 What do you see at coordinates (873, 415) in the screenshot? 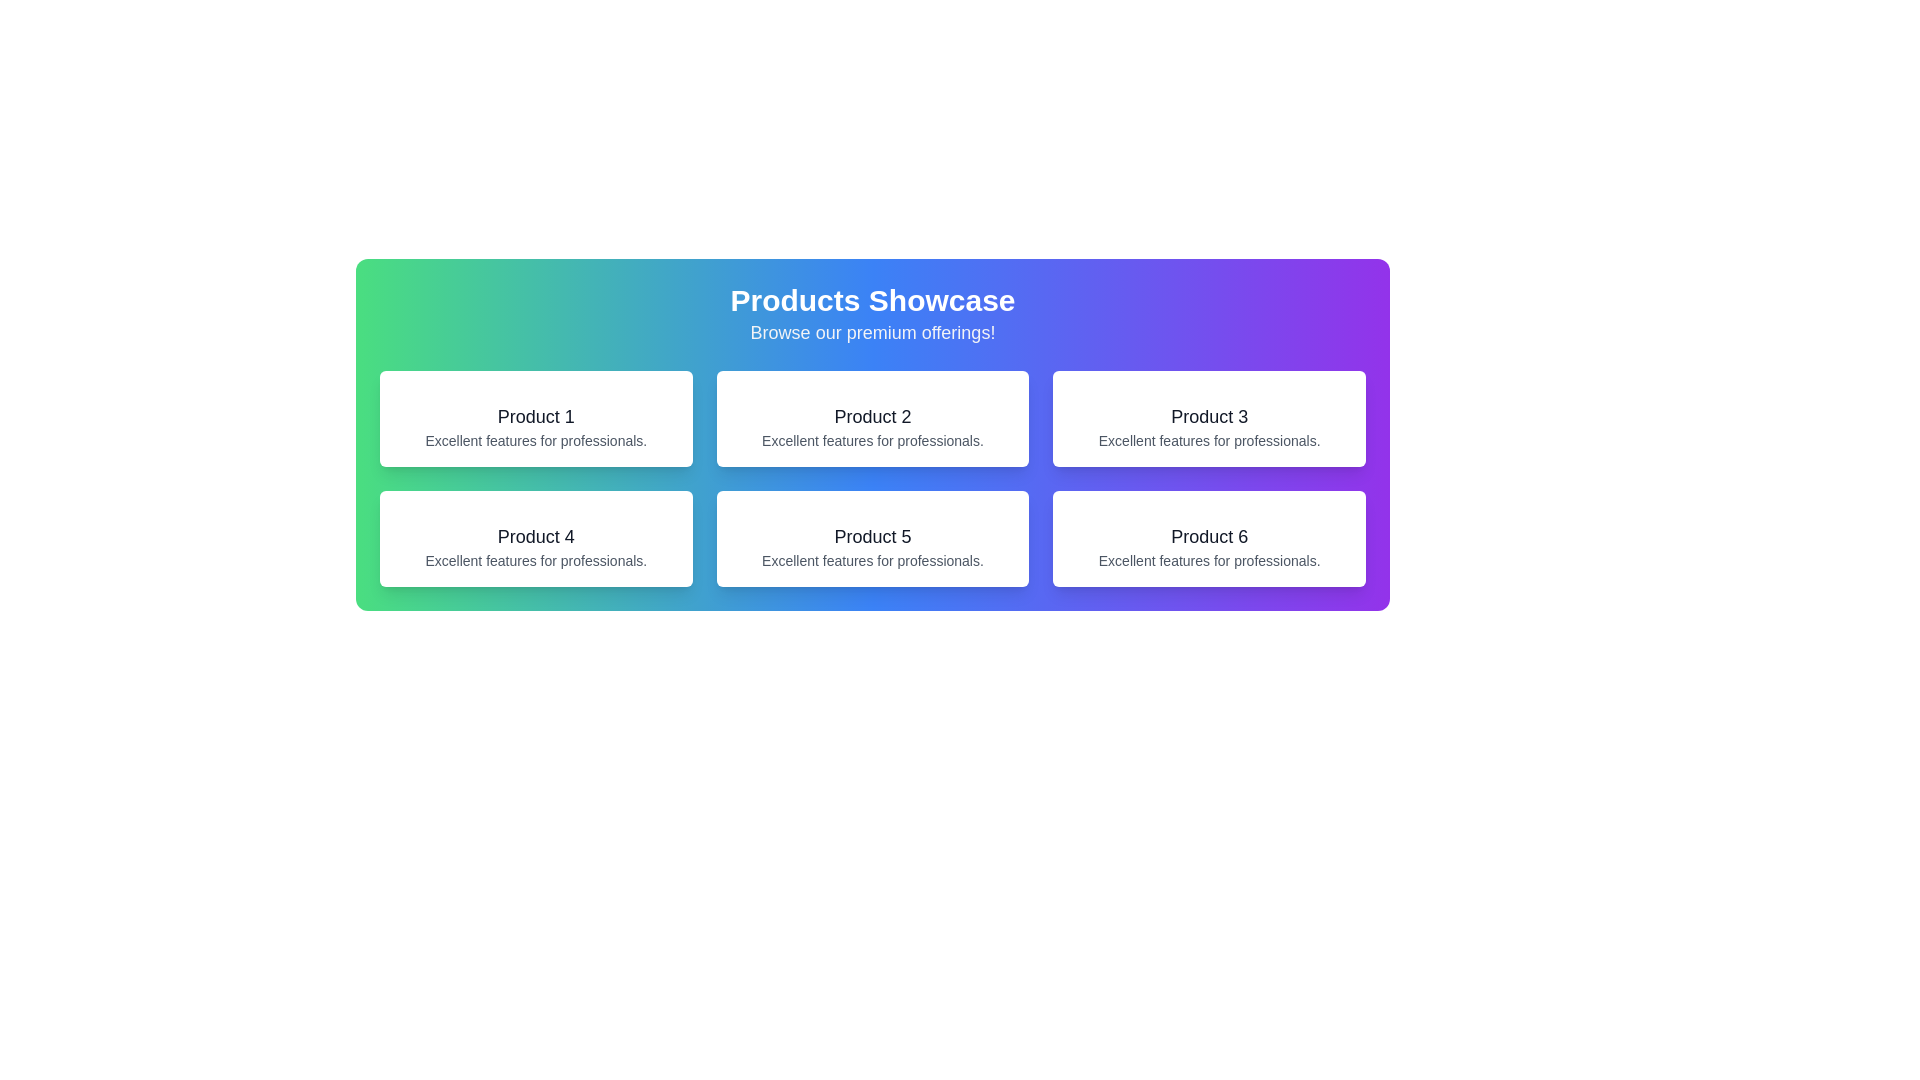
I see `text label that identifies the product within the second card of the first row in the grid layout` at bounding box center [873, 415].